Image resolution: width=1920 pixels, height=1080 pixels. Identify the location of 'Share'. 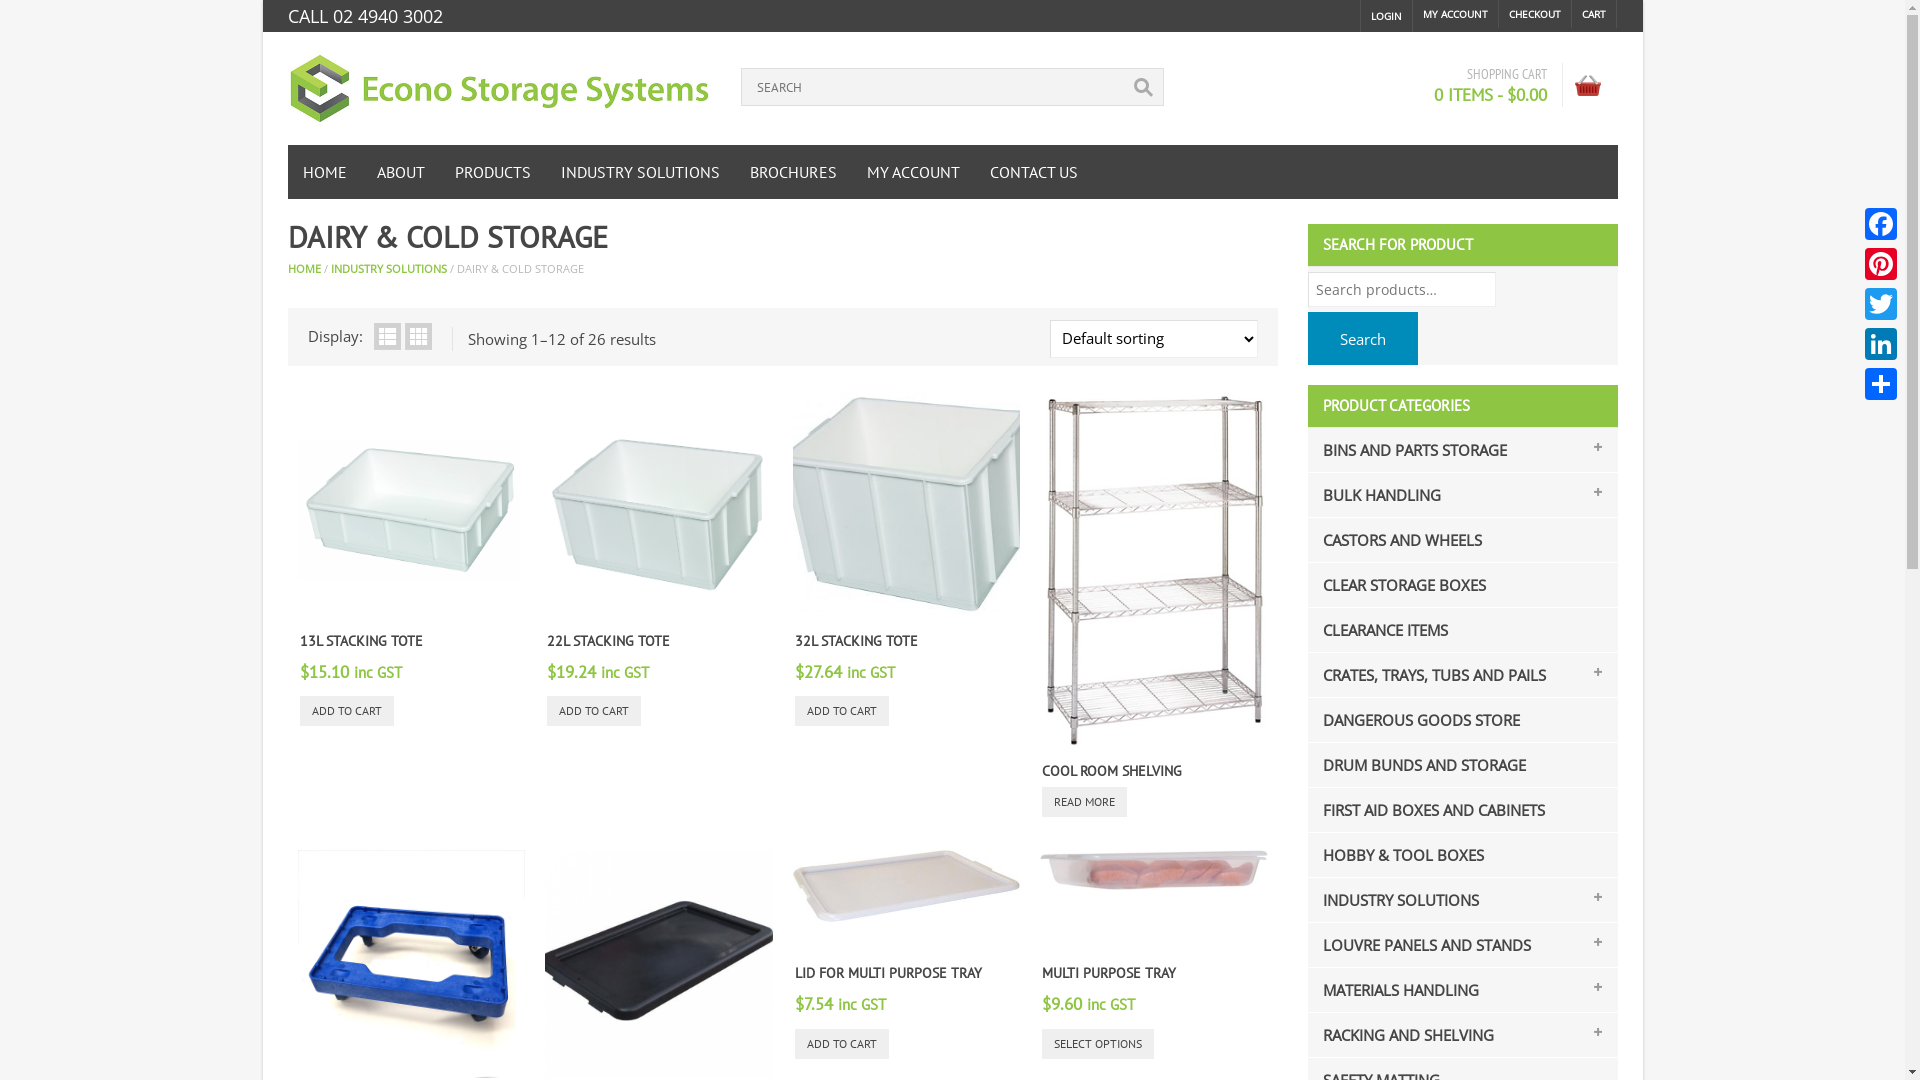
(1880, 384).